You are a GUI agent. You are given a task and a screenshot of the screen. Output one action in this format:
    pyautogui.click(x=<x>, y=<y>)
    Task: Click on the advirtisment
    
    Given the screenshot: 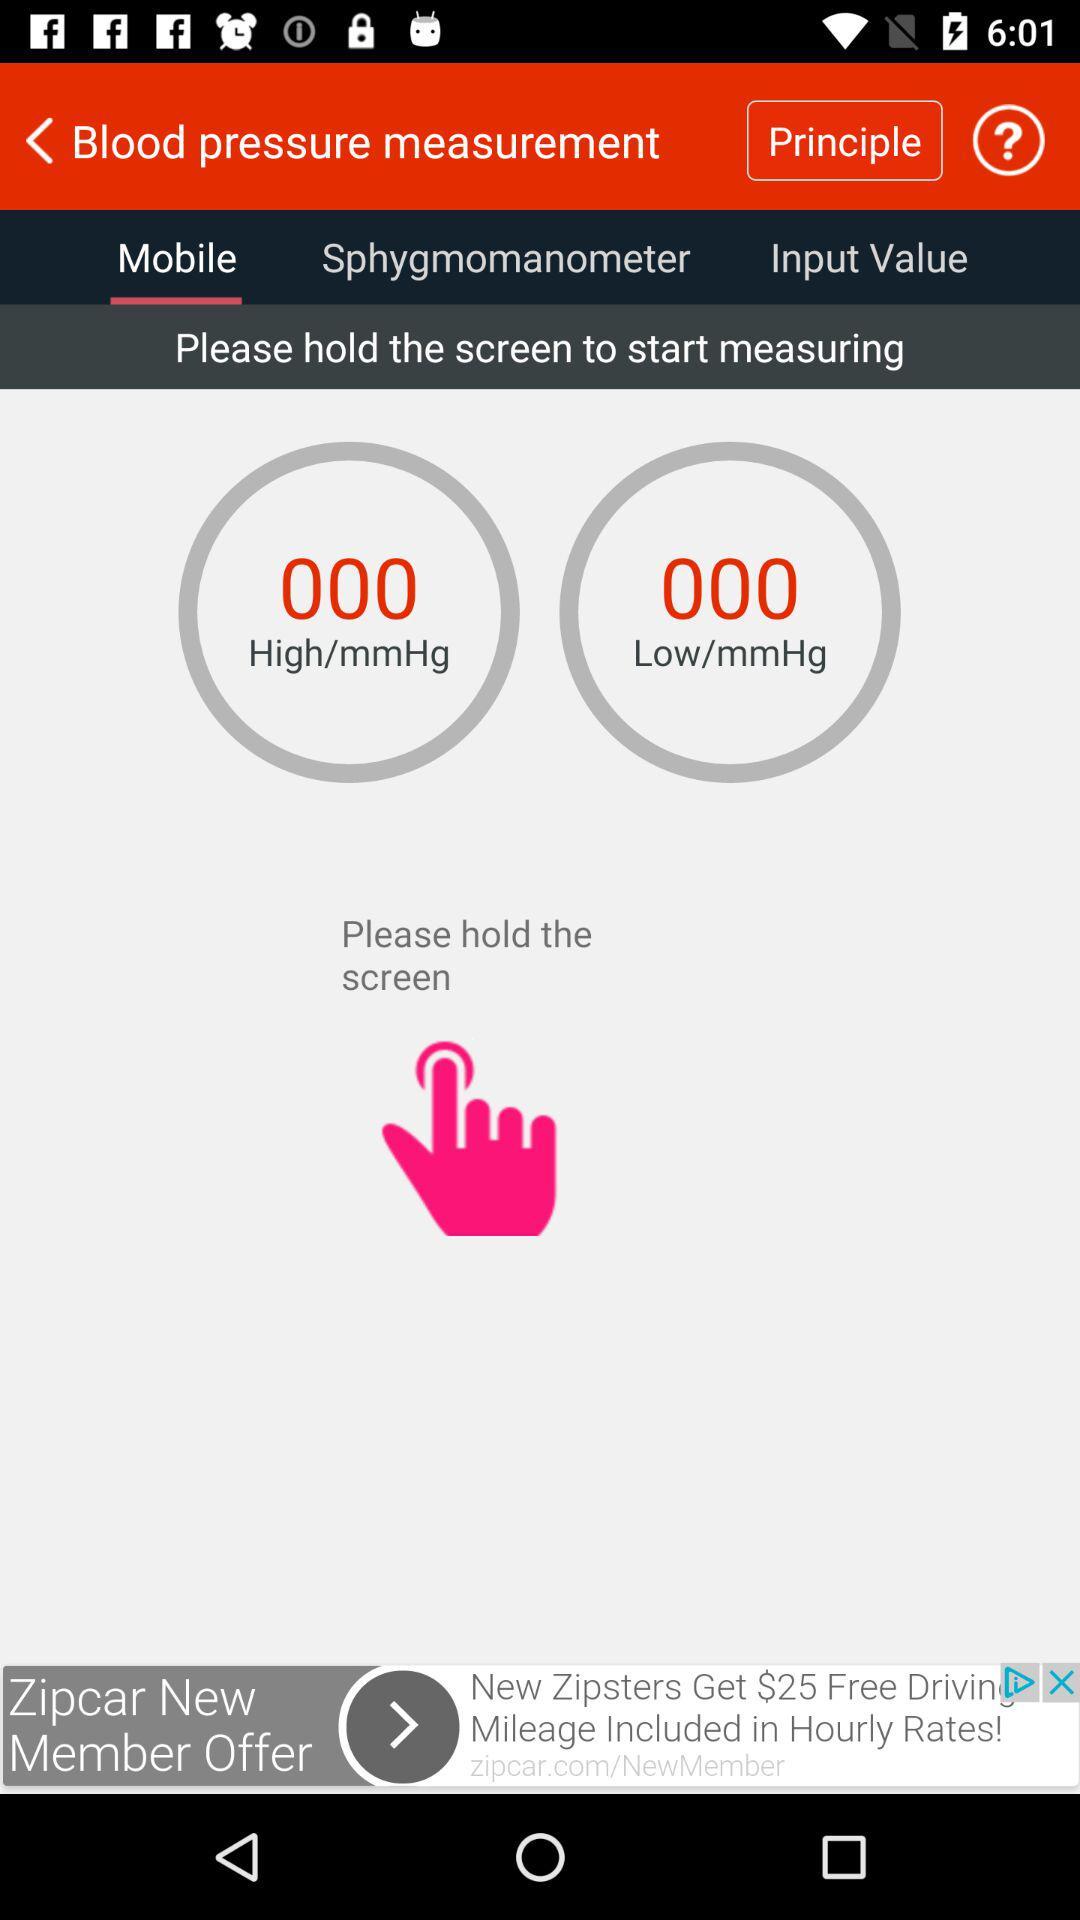 What is the action you would take?
    pyautogui.click(x=540, y=1727)
    